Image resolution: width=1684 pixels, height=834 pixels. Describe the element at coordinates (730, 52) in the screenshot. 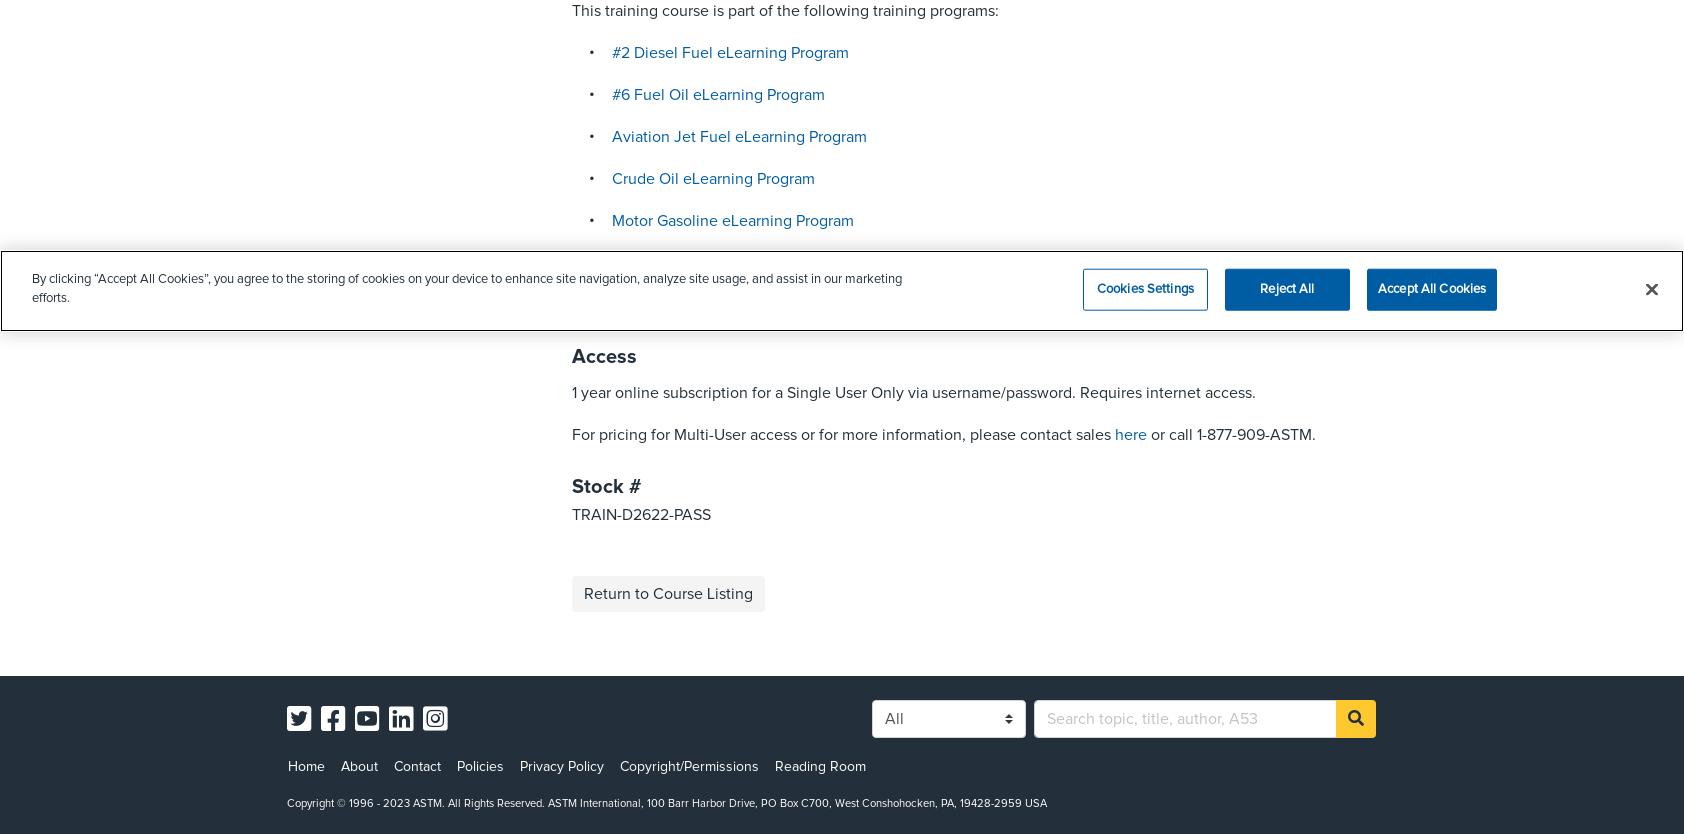

I see `'#2 Diesel Fuel eLearning Program'` at that location.